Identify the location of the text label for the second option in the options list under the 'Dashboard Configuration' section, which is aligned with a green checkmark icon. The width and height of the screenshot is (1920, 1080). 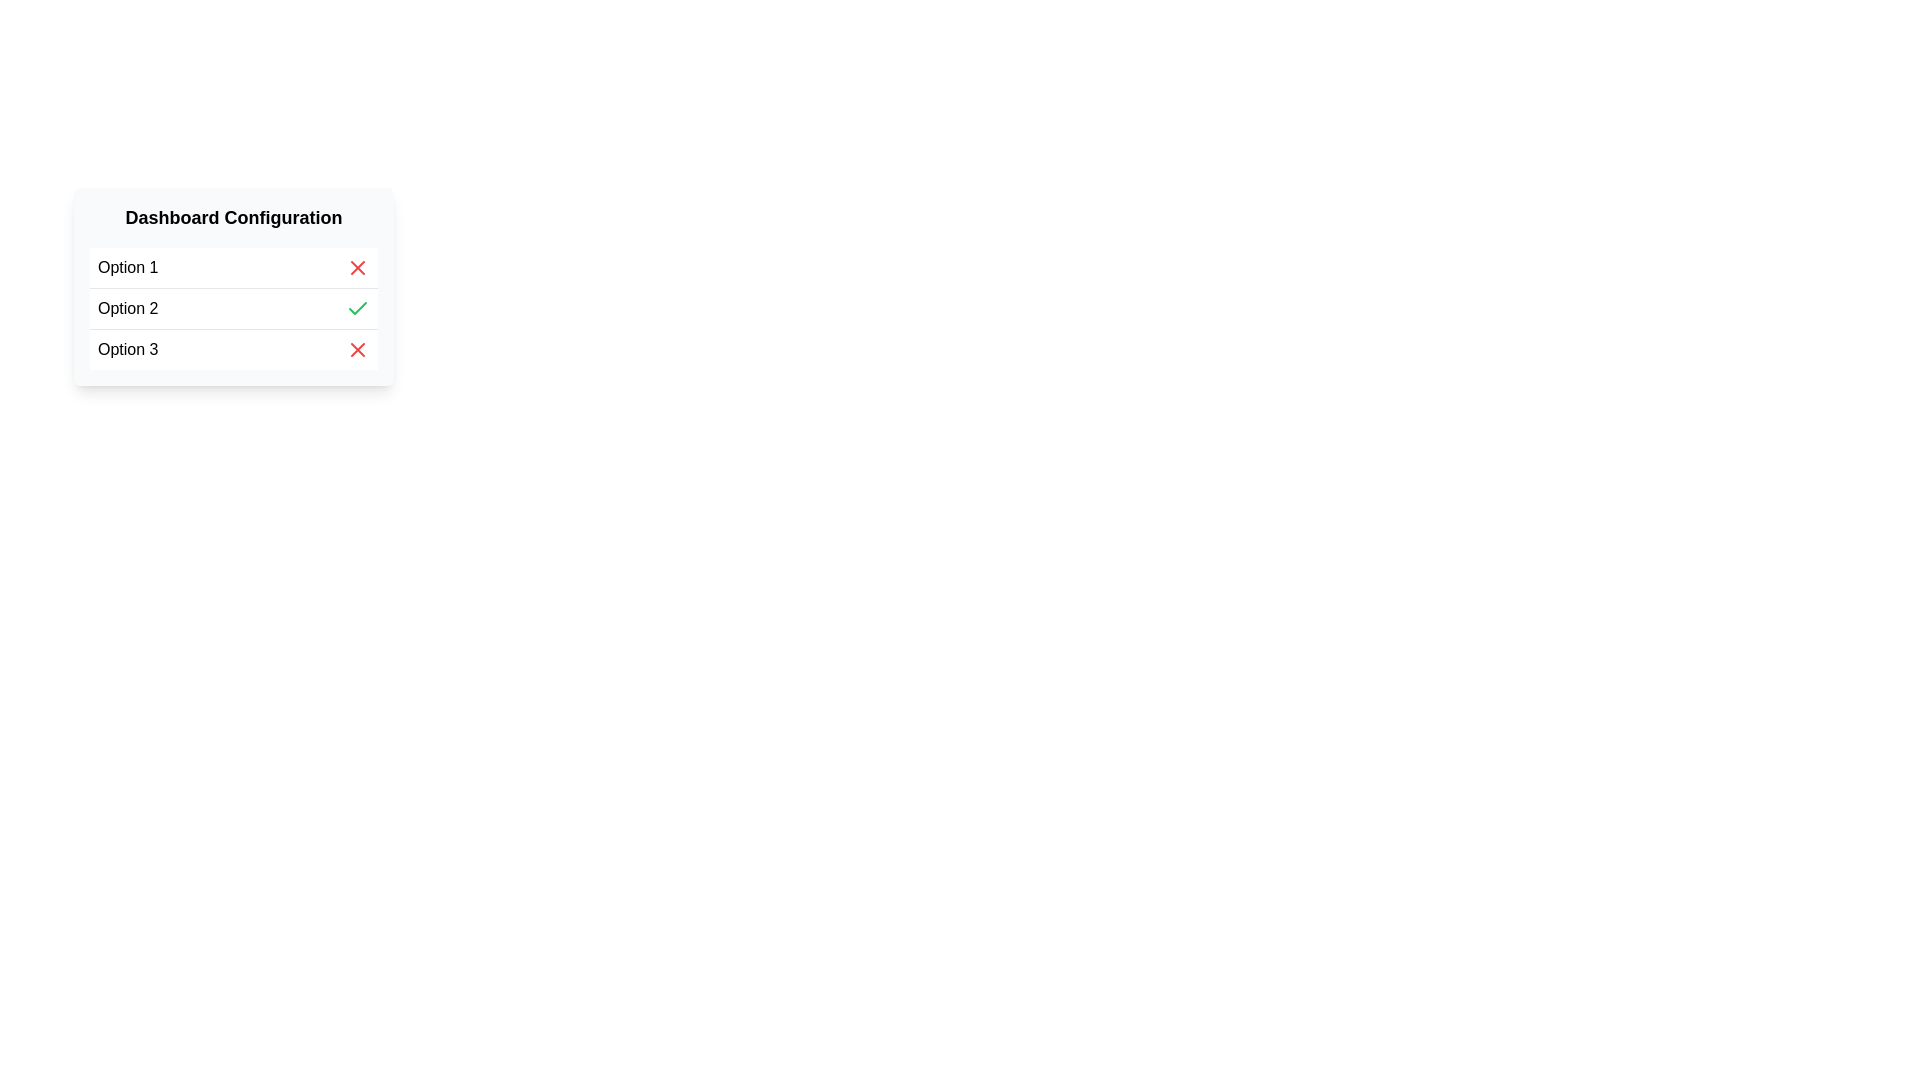
(127, 308).